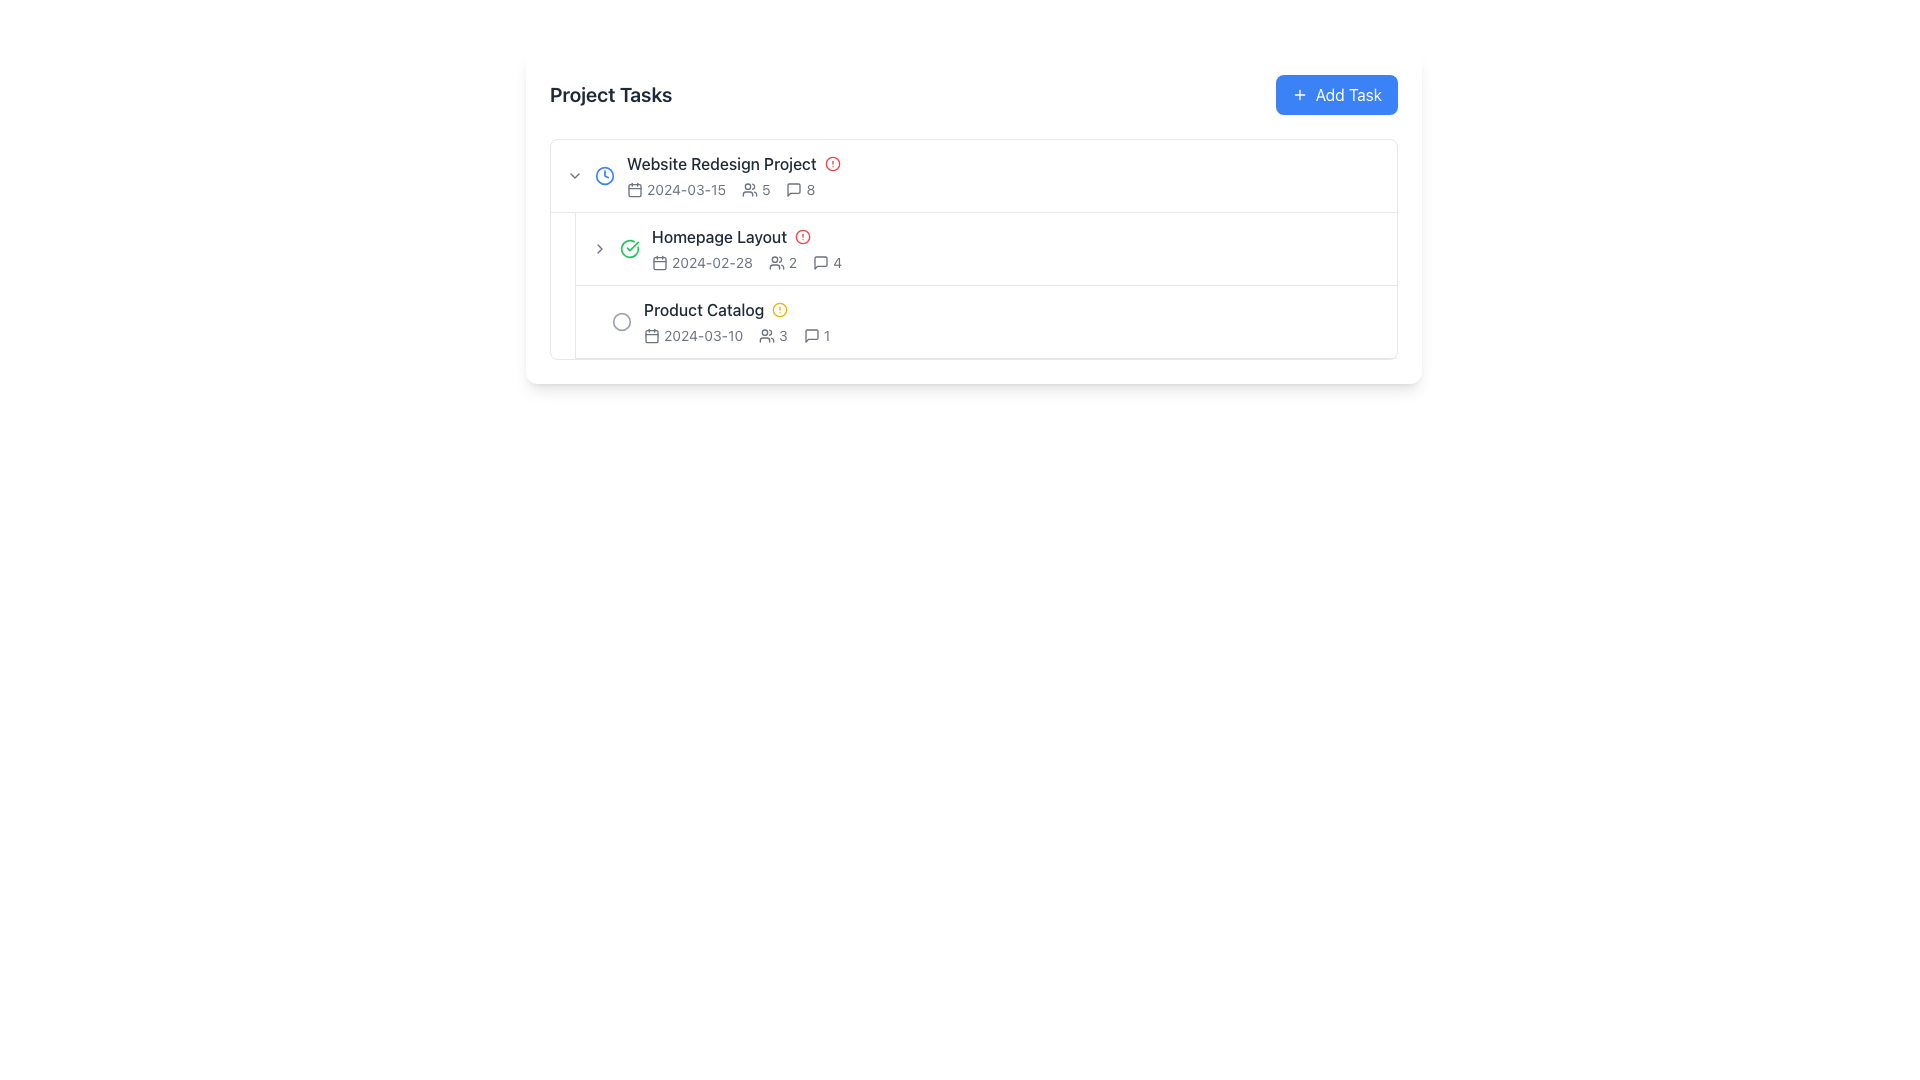 The height and width of the screenshot is (1080, 1920). I want to click on the calendar icon located on the leftmost side of the horizontal group, which is associated with the date text '2024-03-10' under the 'Product Catalog' task, so click(652, 334).